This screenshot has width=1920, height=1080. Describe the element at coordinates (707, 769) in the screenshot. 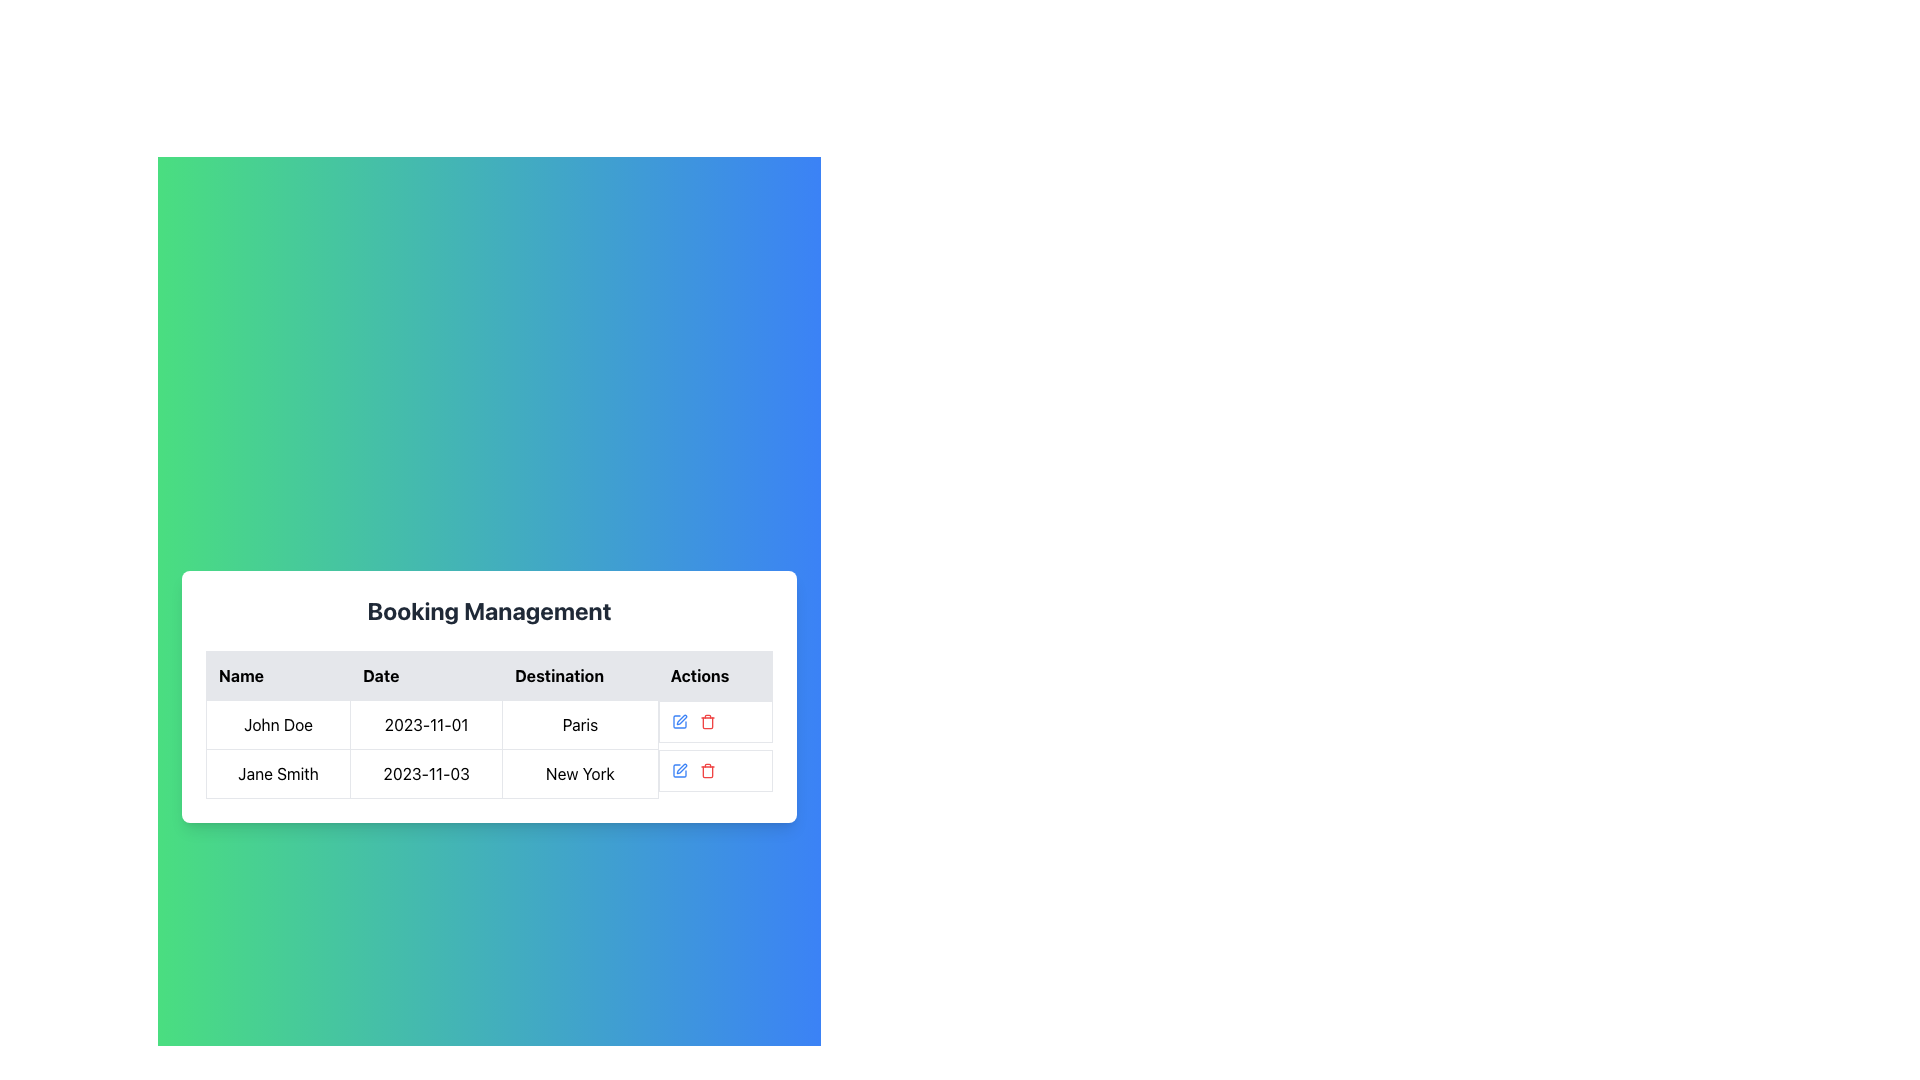

I see `the small red trash icon located in the second row of the 'Actions' column of the table for the entry of 'Jane Smith'` at that location.